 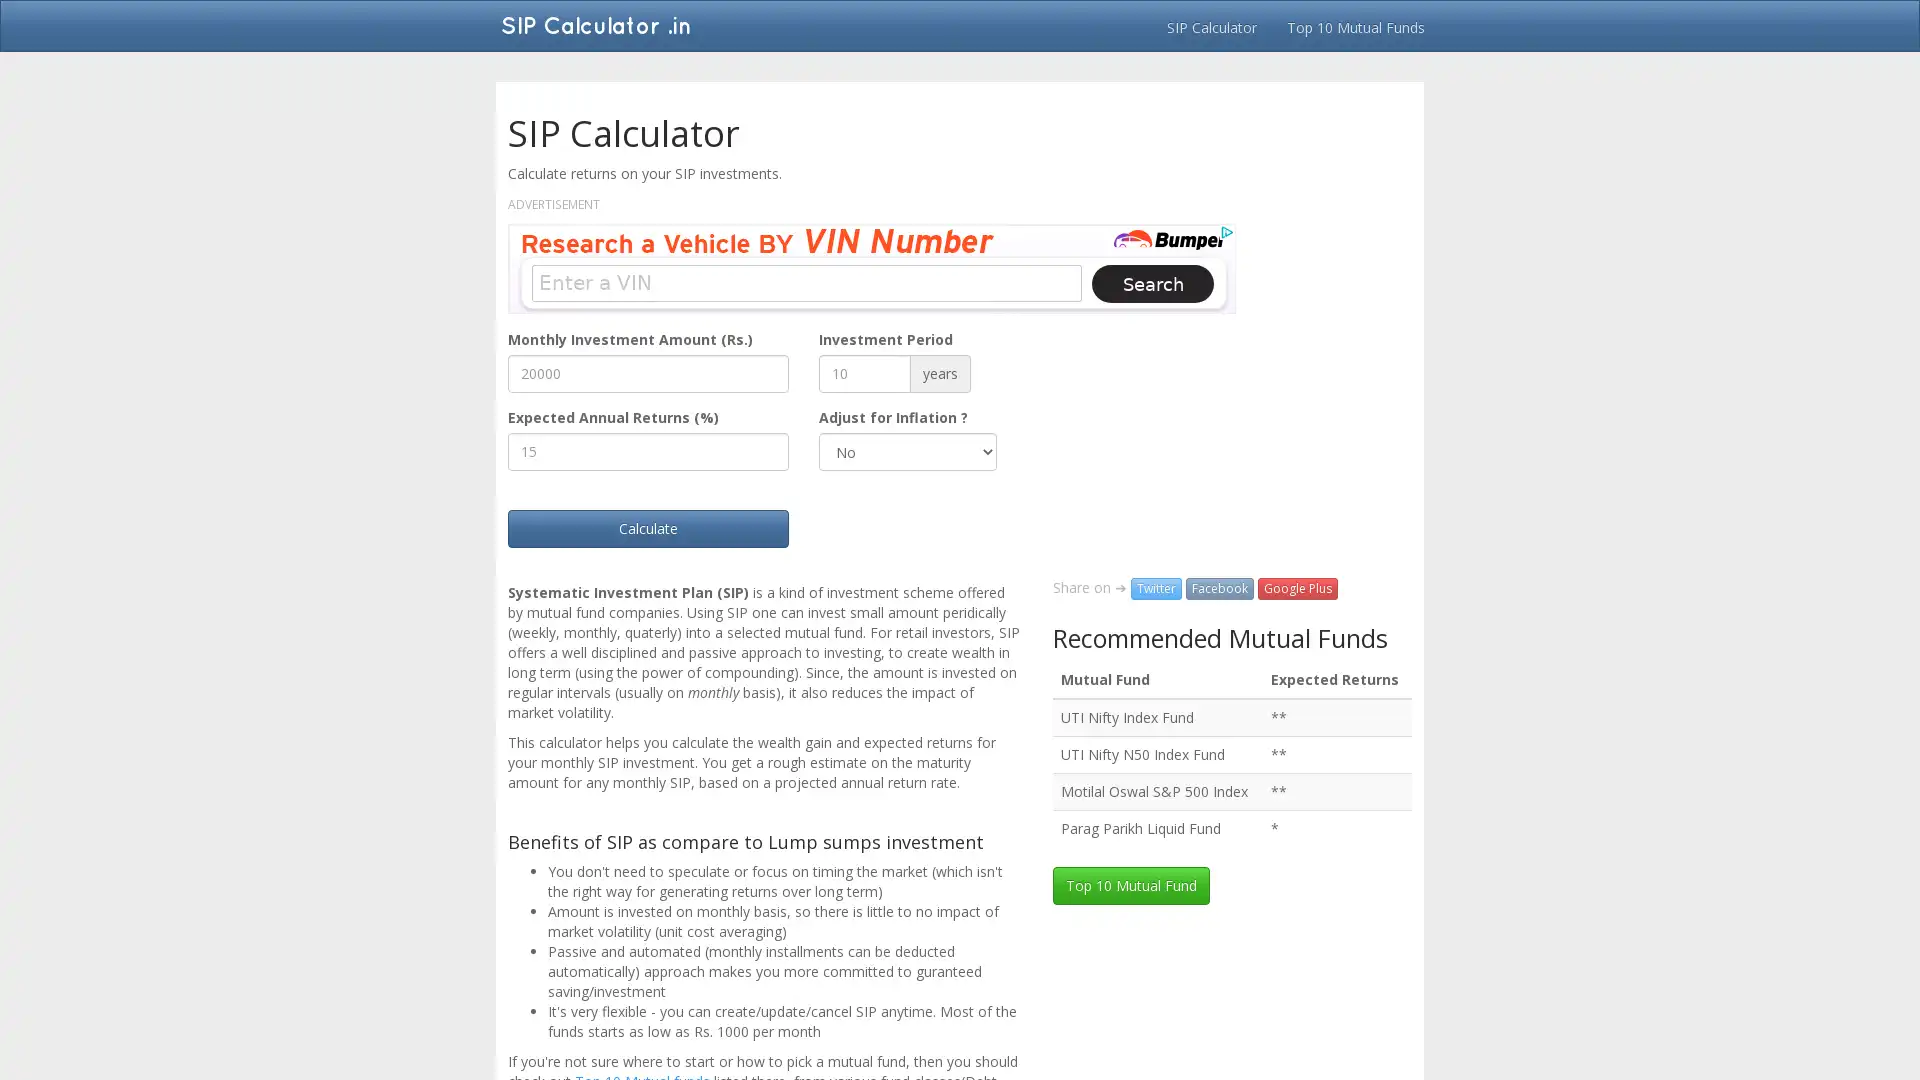 What do you see at coordinates (648, 527) in the screenshot?
I see `Calculate` at bounding box center [648, 527].